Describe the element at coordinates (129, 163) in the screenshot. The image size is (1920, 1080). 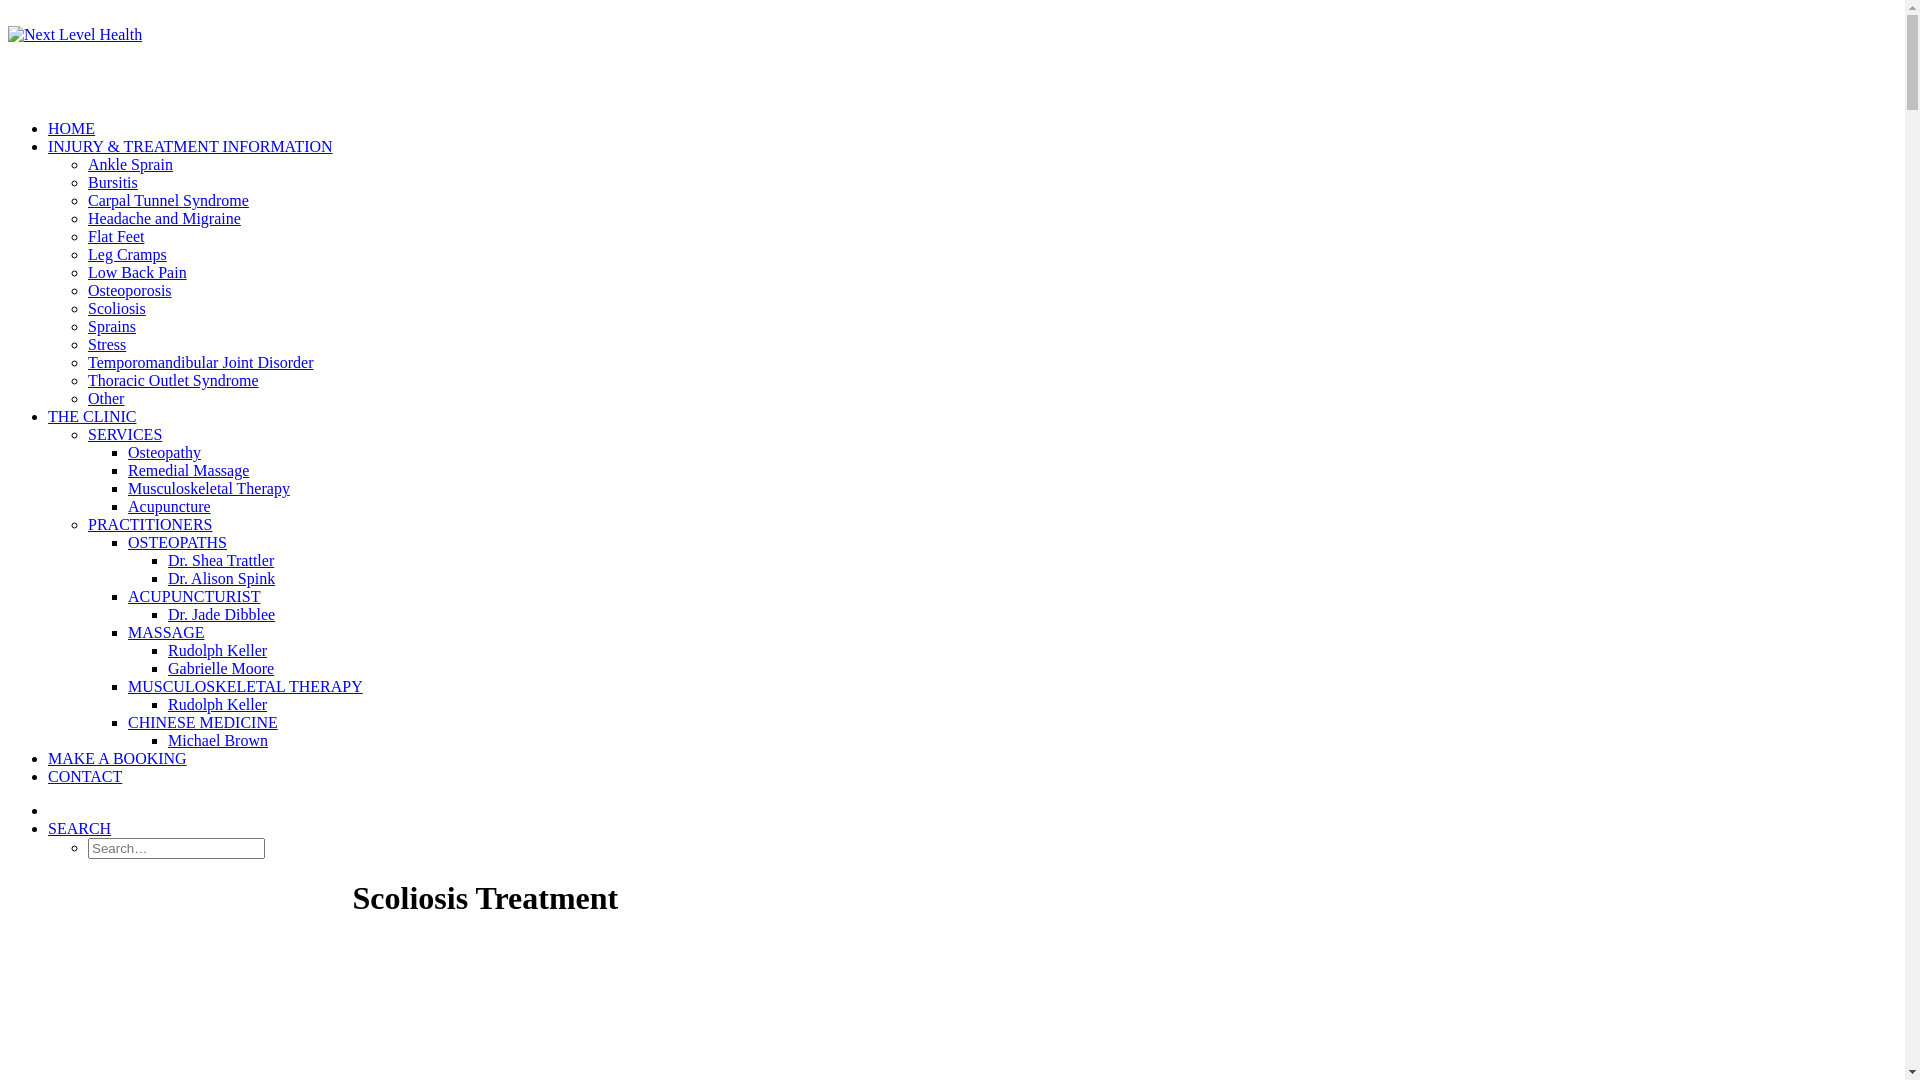
I see `'Ankle Sprain'` at that location.